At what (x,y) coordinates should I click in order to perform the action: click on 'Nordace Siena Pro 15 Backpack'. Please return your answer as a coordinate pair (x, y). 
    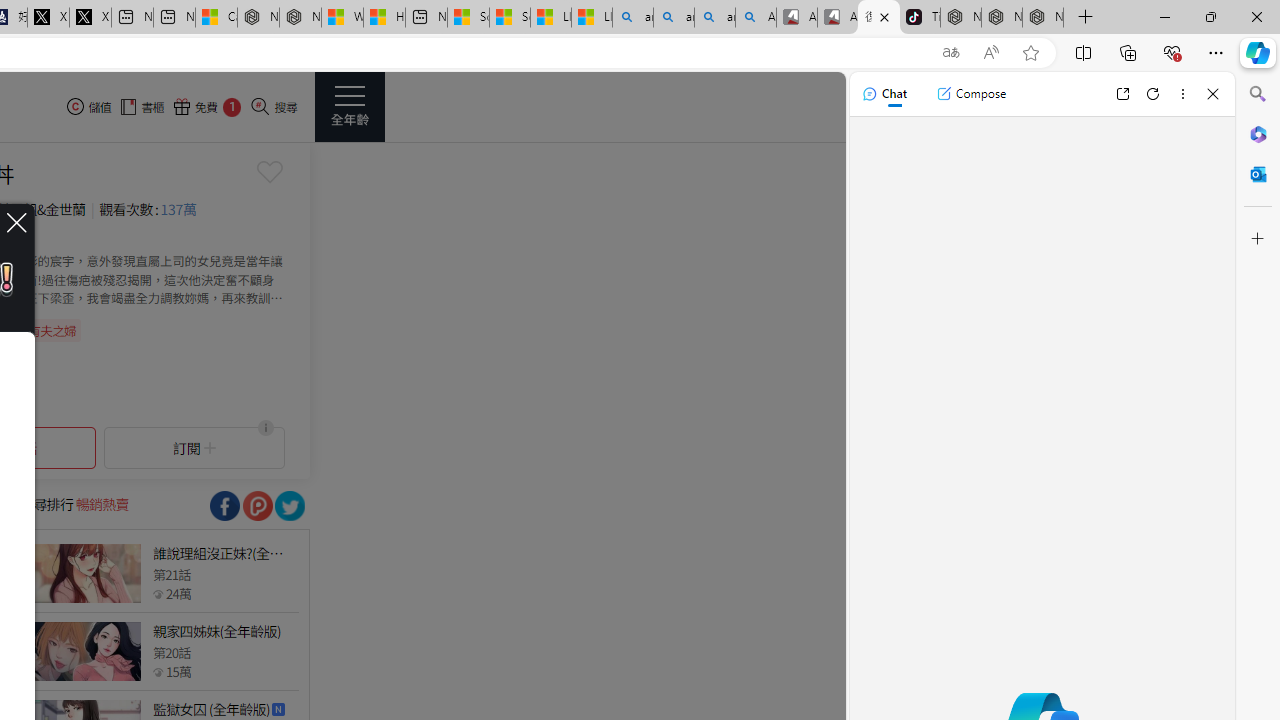
    Looking at the image, I should click on (1001, 17).